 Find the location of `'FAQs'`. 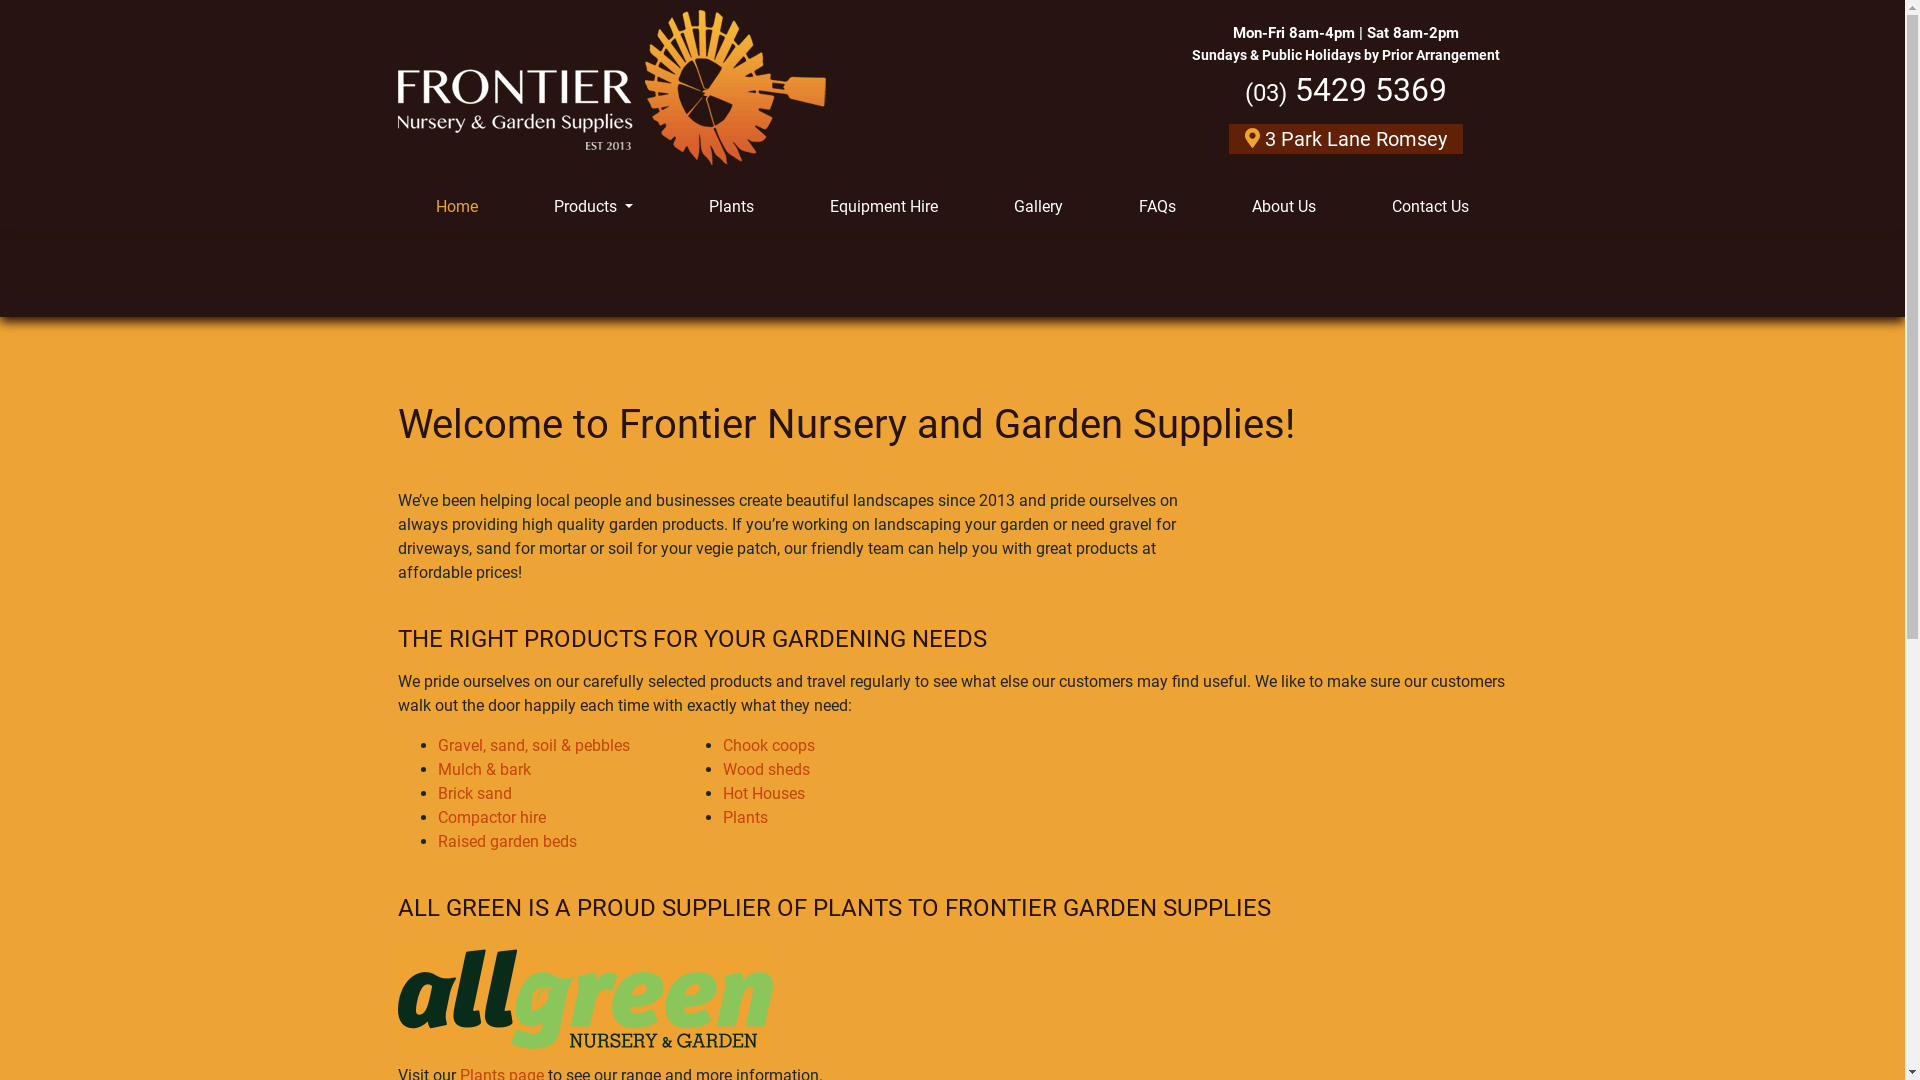

'FAQs' is located at coordinates (1157, 207).